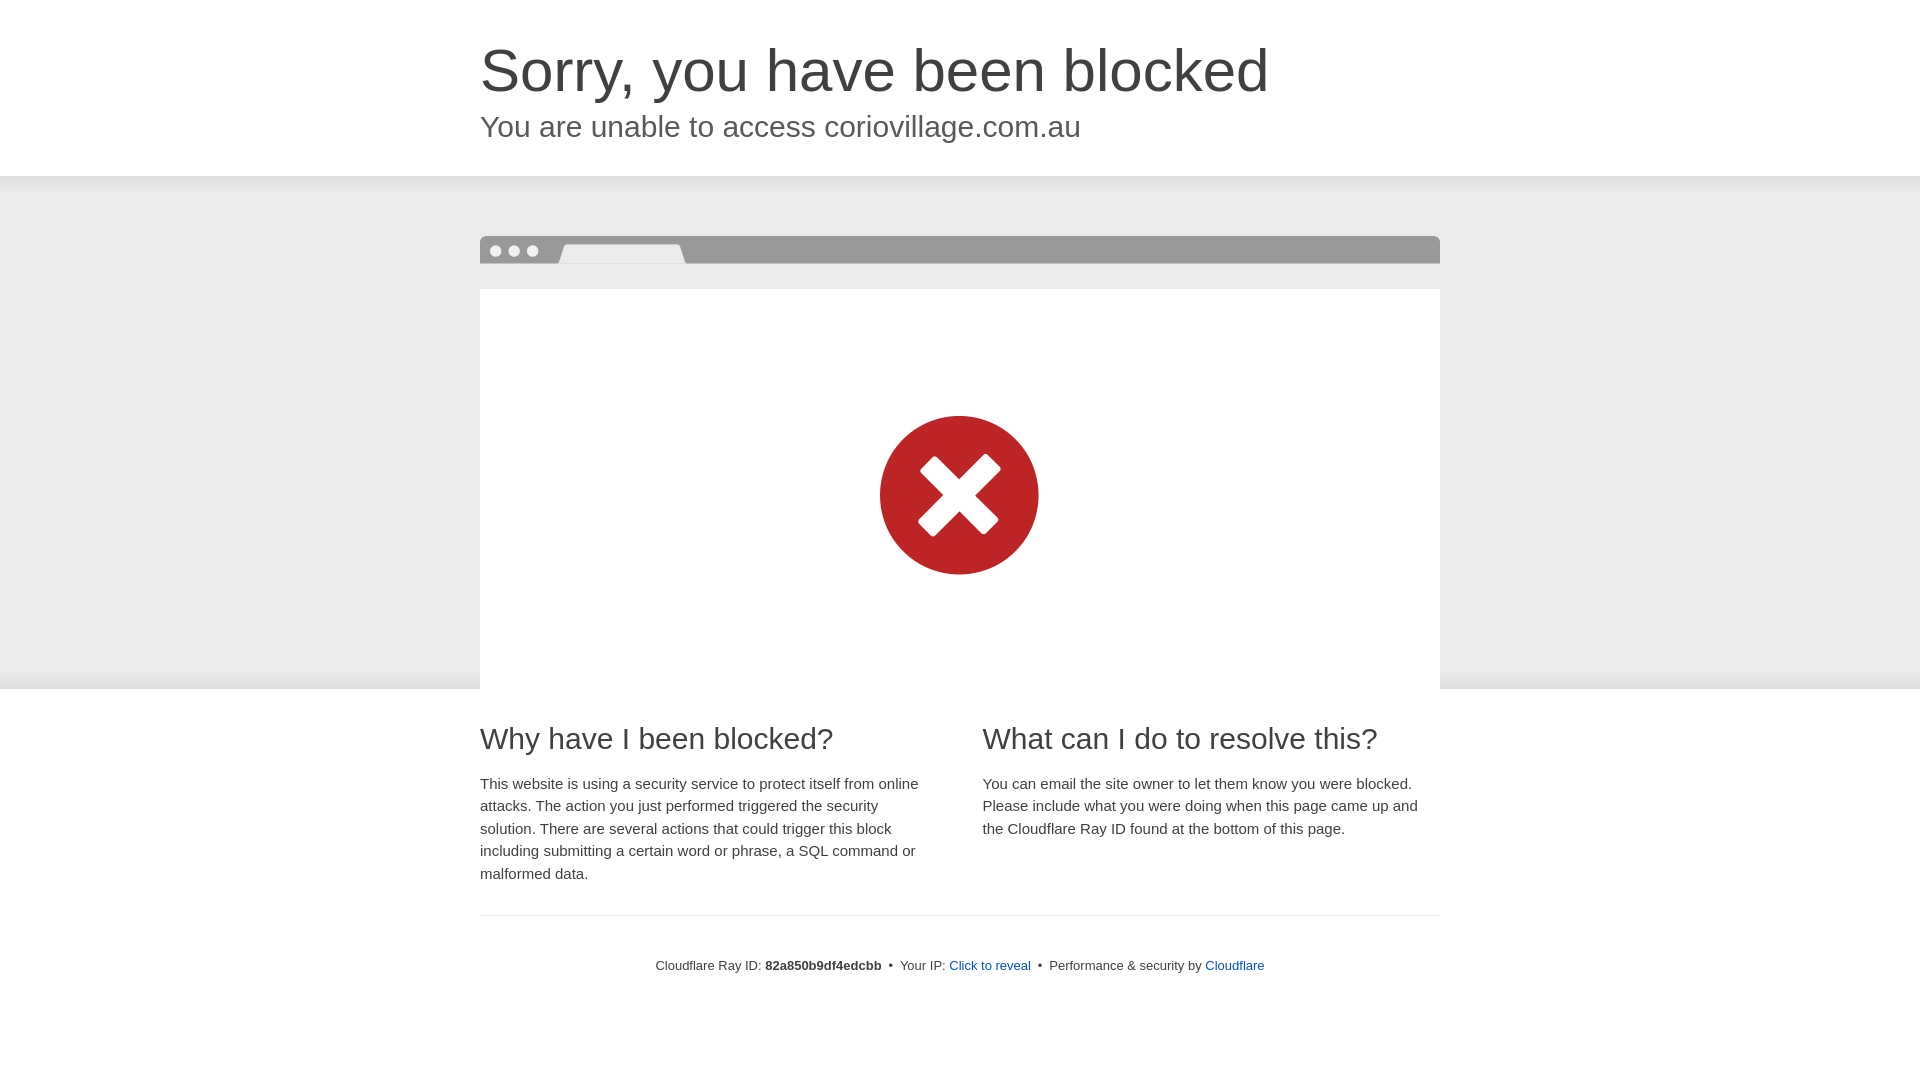  Describe the element at coordinates (948, 964) in the screenshot. I see `'Click to reveal'` at that location.